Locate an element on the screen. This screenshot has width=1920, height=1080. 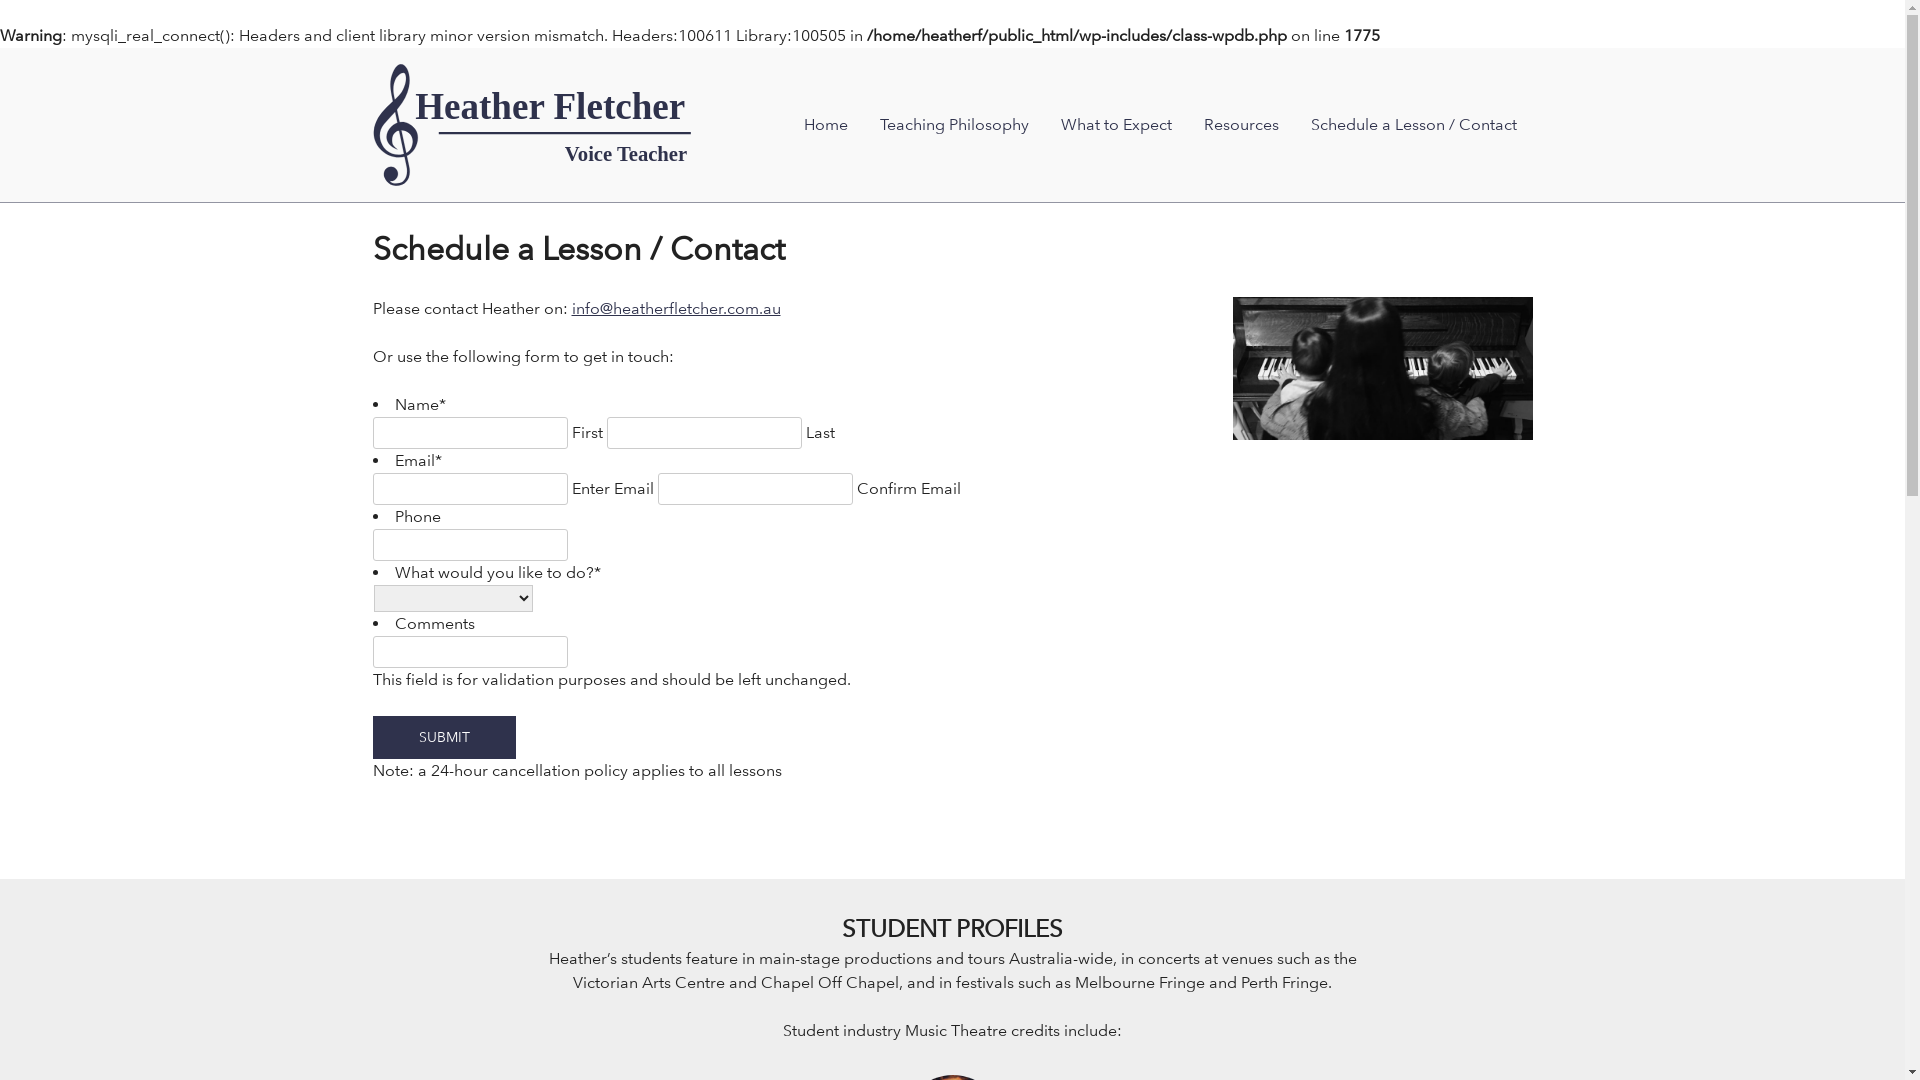
'Home' is located at coordinates (825, 124).